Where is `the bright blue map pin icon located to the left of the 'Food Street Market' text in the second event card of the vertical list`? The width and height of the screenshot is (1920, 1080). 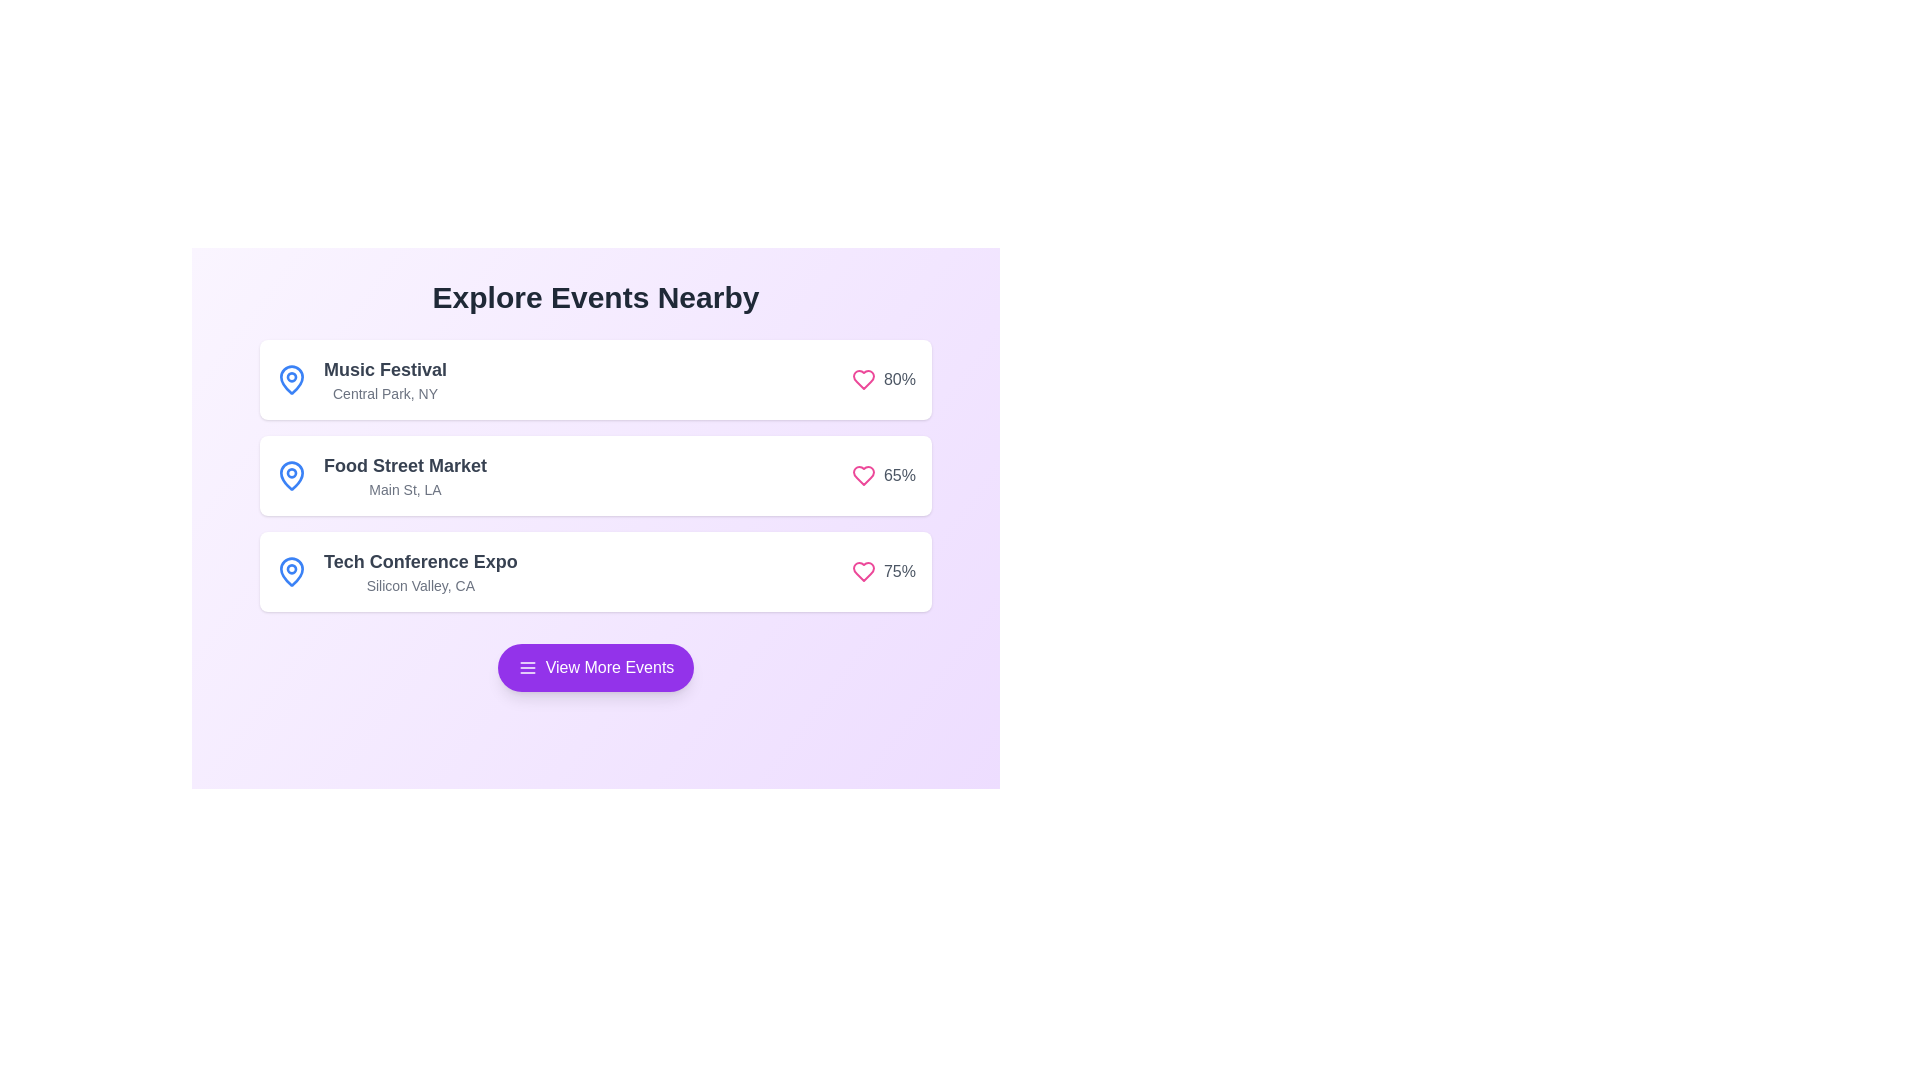
the bright blue map pin icon located to the left of the 'Food Street Market' text in the second event card of the vertical list is located at coordinates (291, 475).